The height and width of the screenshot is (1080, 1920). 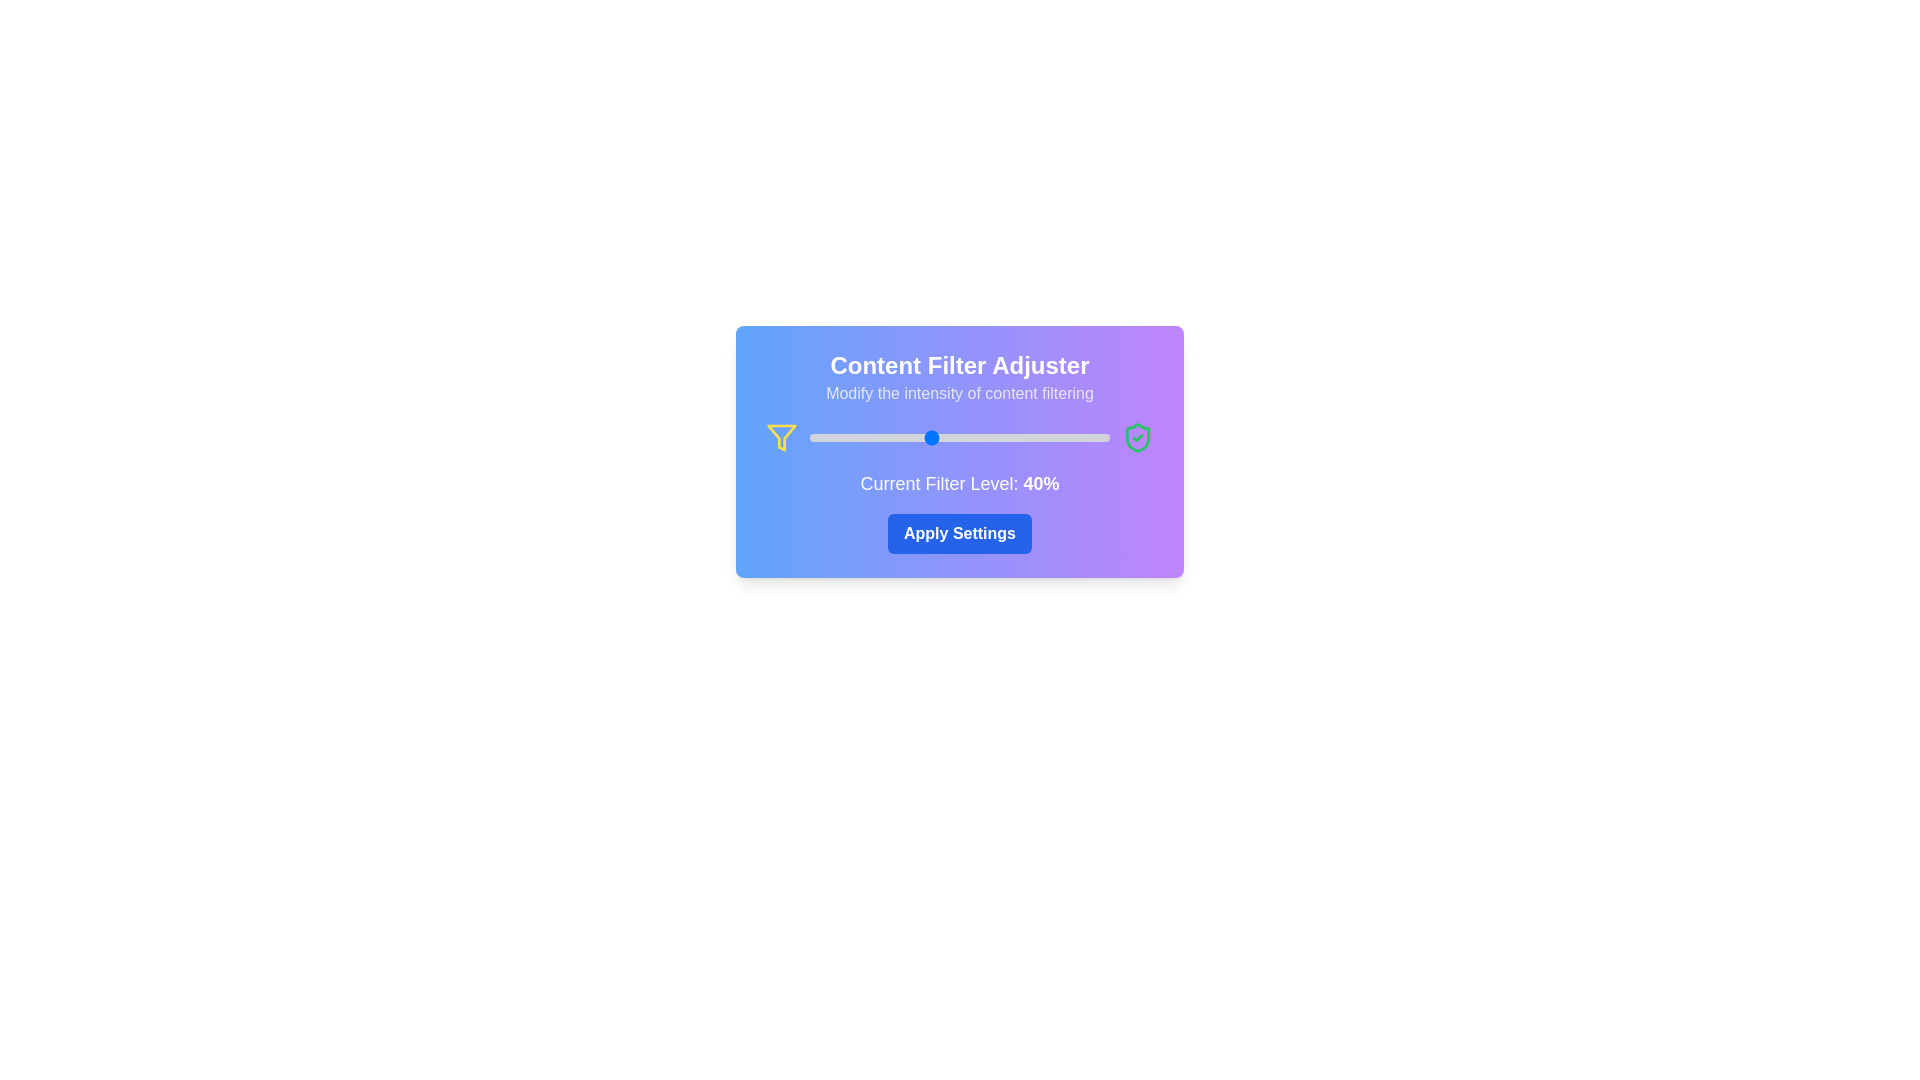 What do you see at coordinates (1106, 437) in the screenshot?
I see `the slider to set the filter level to 99%` at bounding box center [1106, 437].